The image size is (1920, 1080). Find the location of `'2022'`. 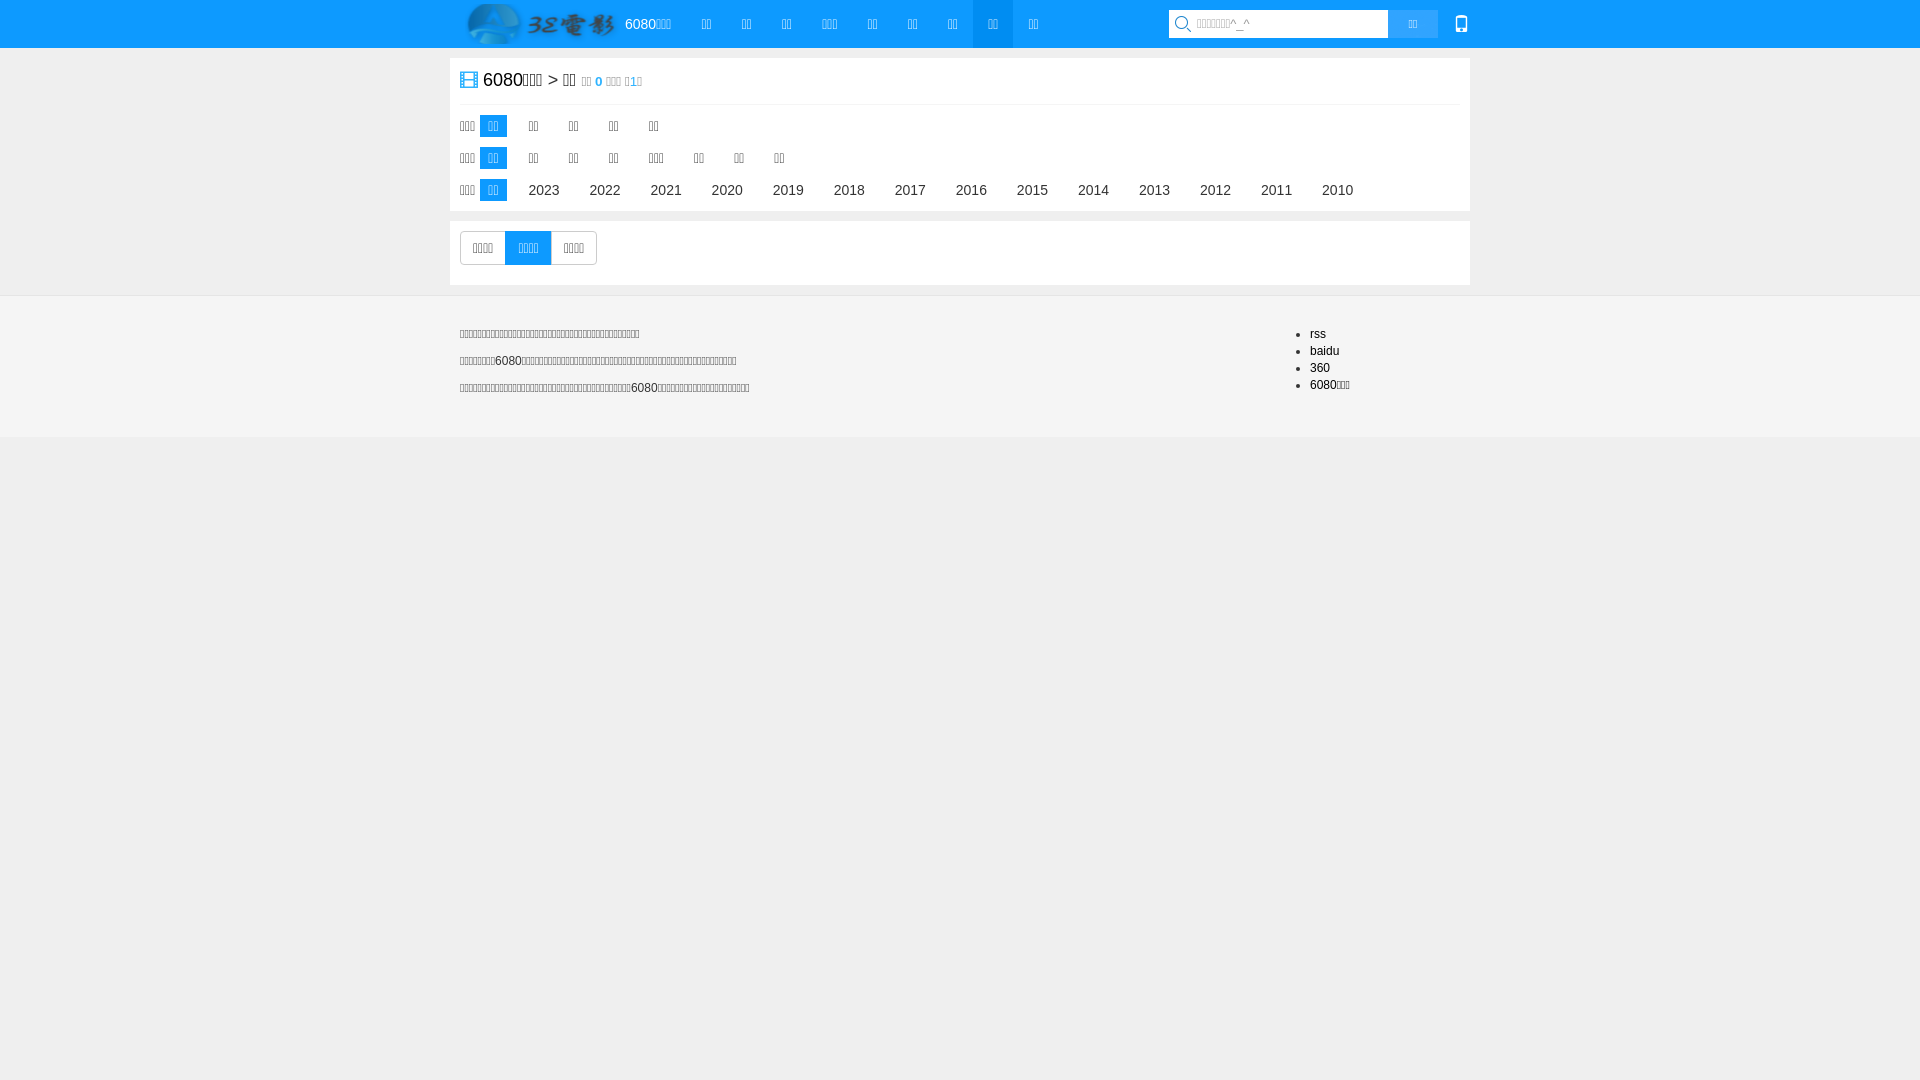

'2022' is located at coordinates (580, 189).